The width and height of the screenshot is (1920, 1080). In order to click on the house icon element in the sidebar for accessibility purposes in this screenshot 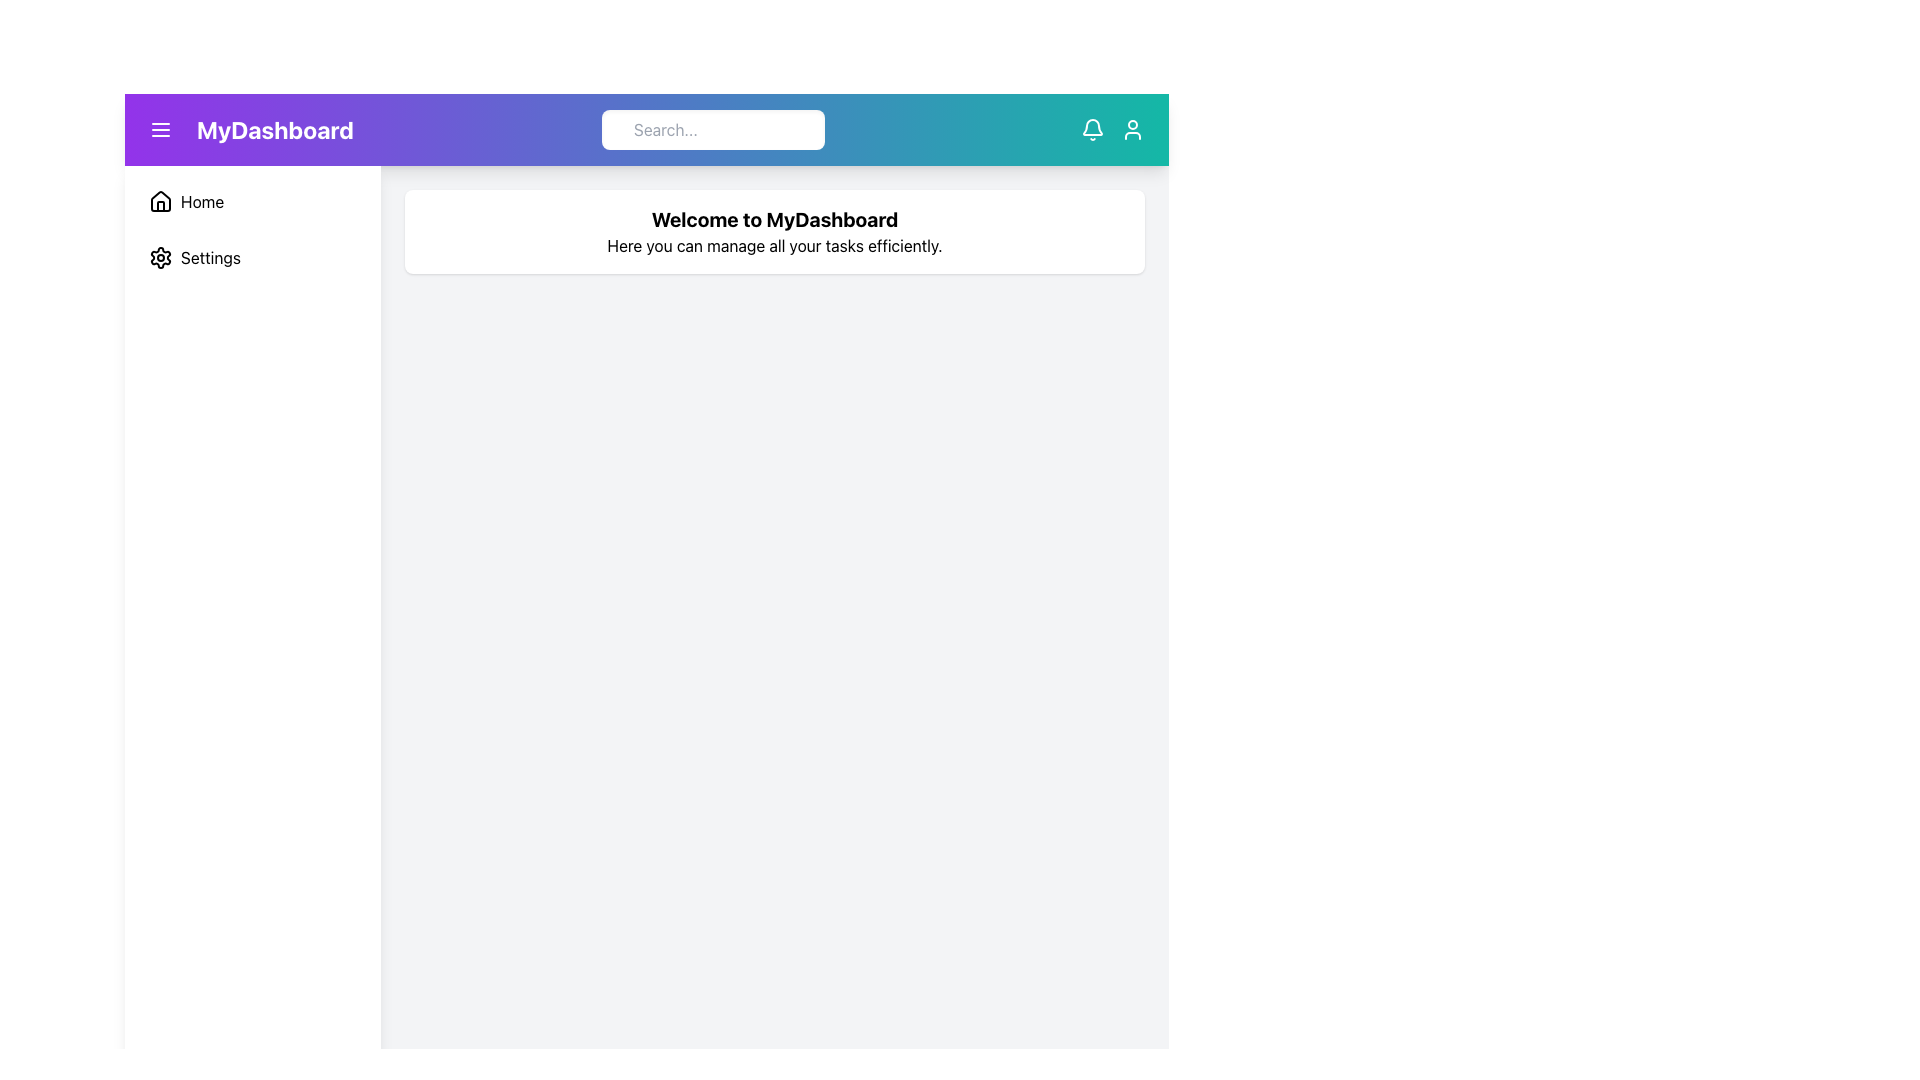, I will do `click(161, 200)`.